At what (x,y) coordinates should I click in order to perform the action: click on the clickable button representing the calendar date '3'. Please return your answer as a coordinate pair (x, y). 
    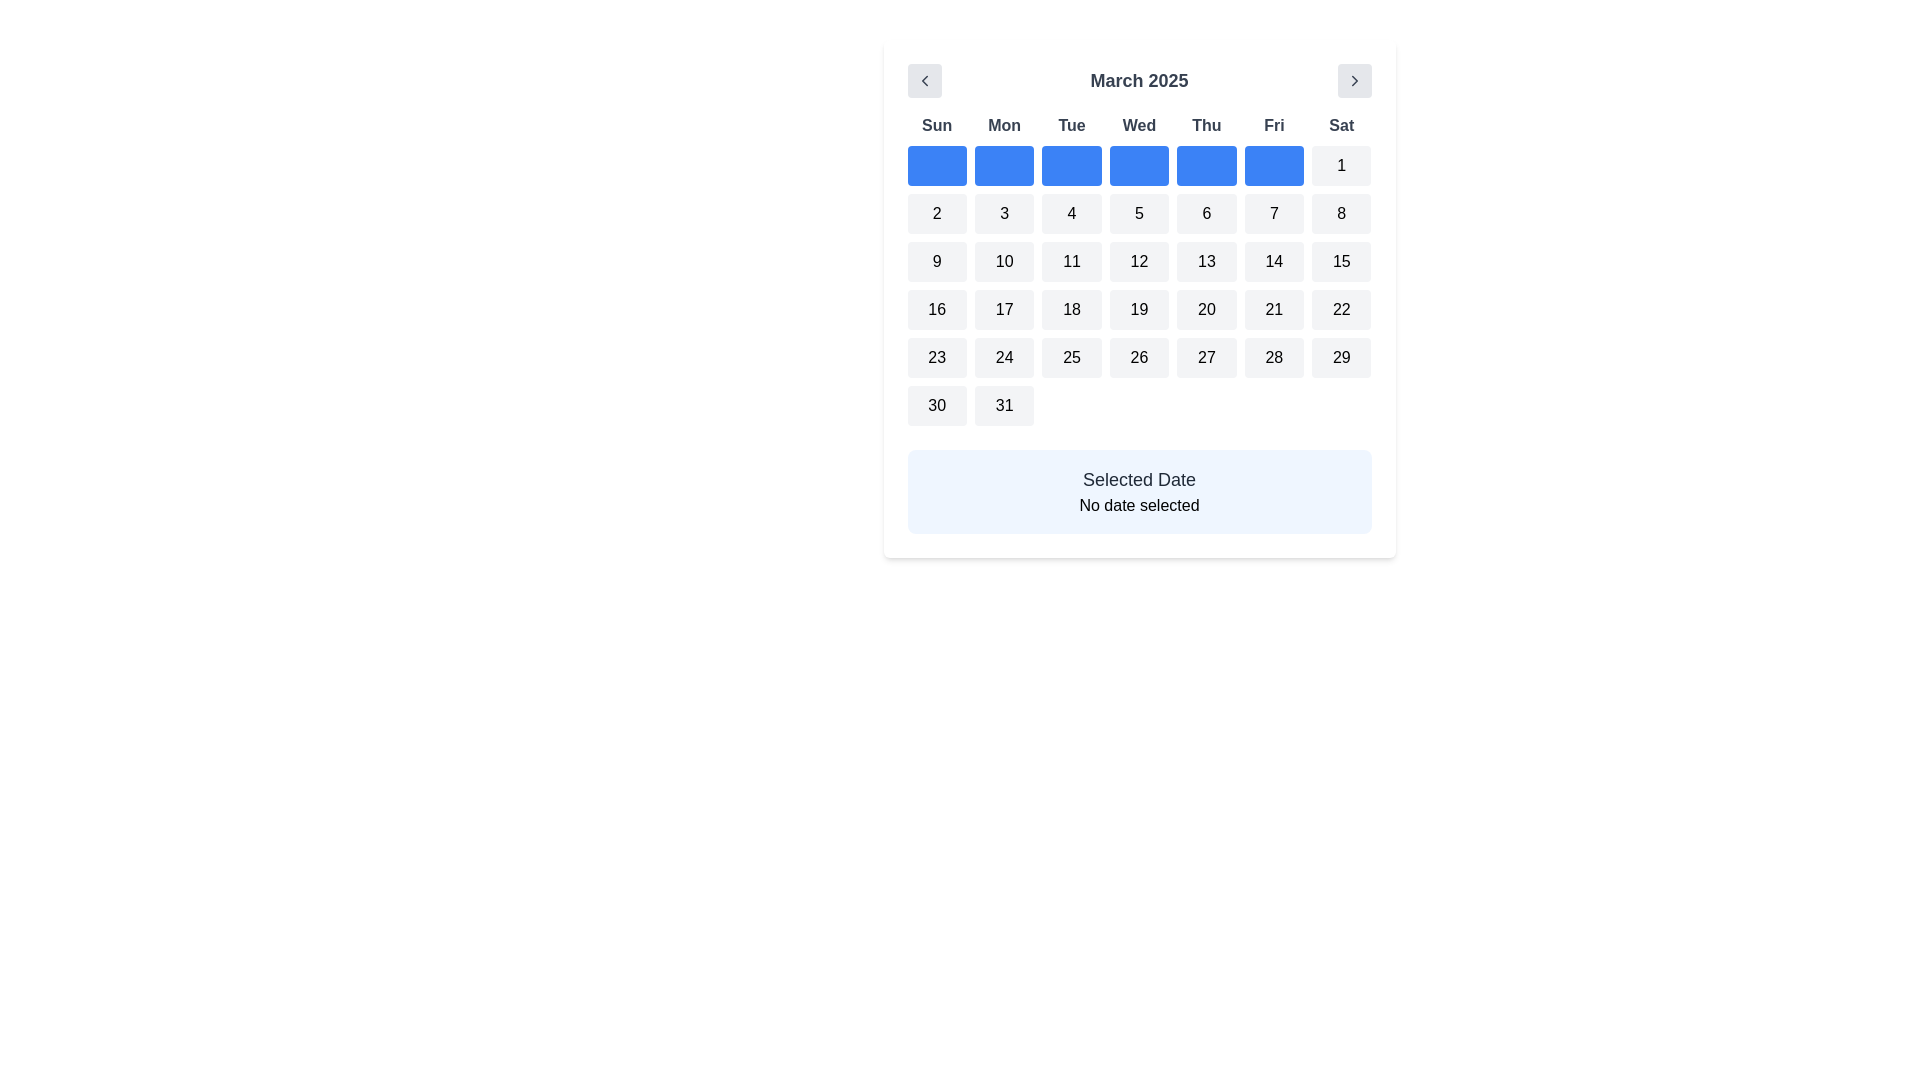
    Looking at the image, I should click on (1004, 213).